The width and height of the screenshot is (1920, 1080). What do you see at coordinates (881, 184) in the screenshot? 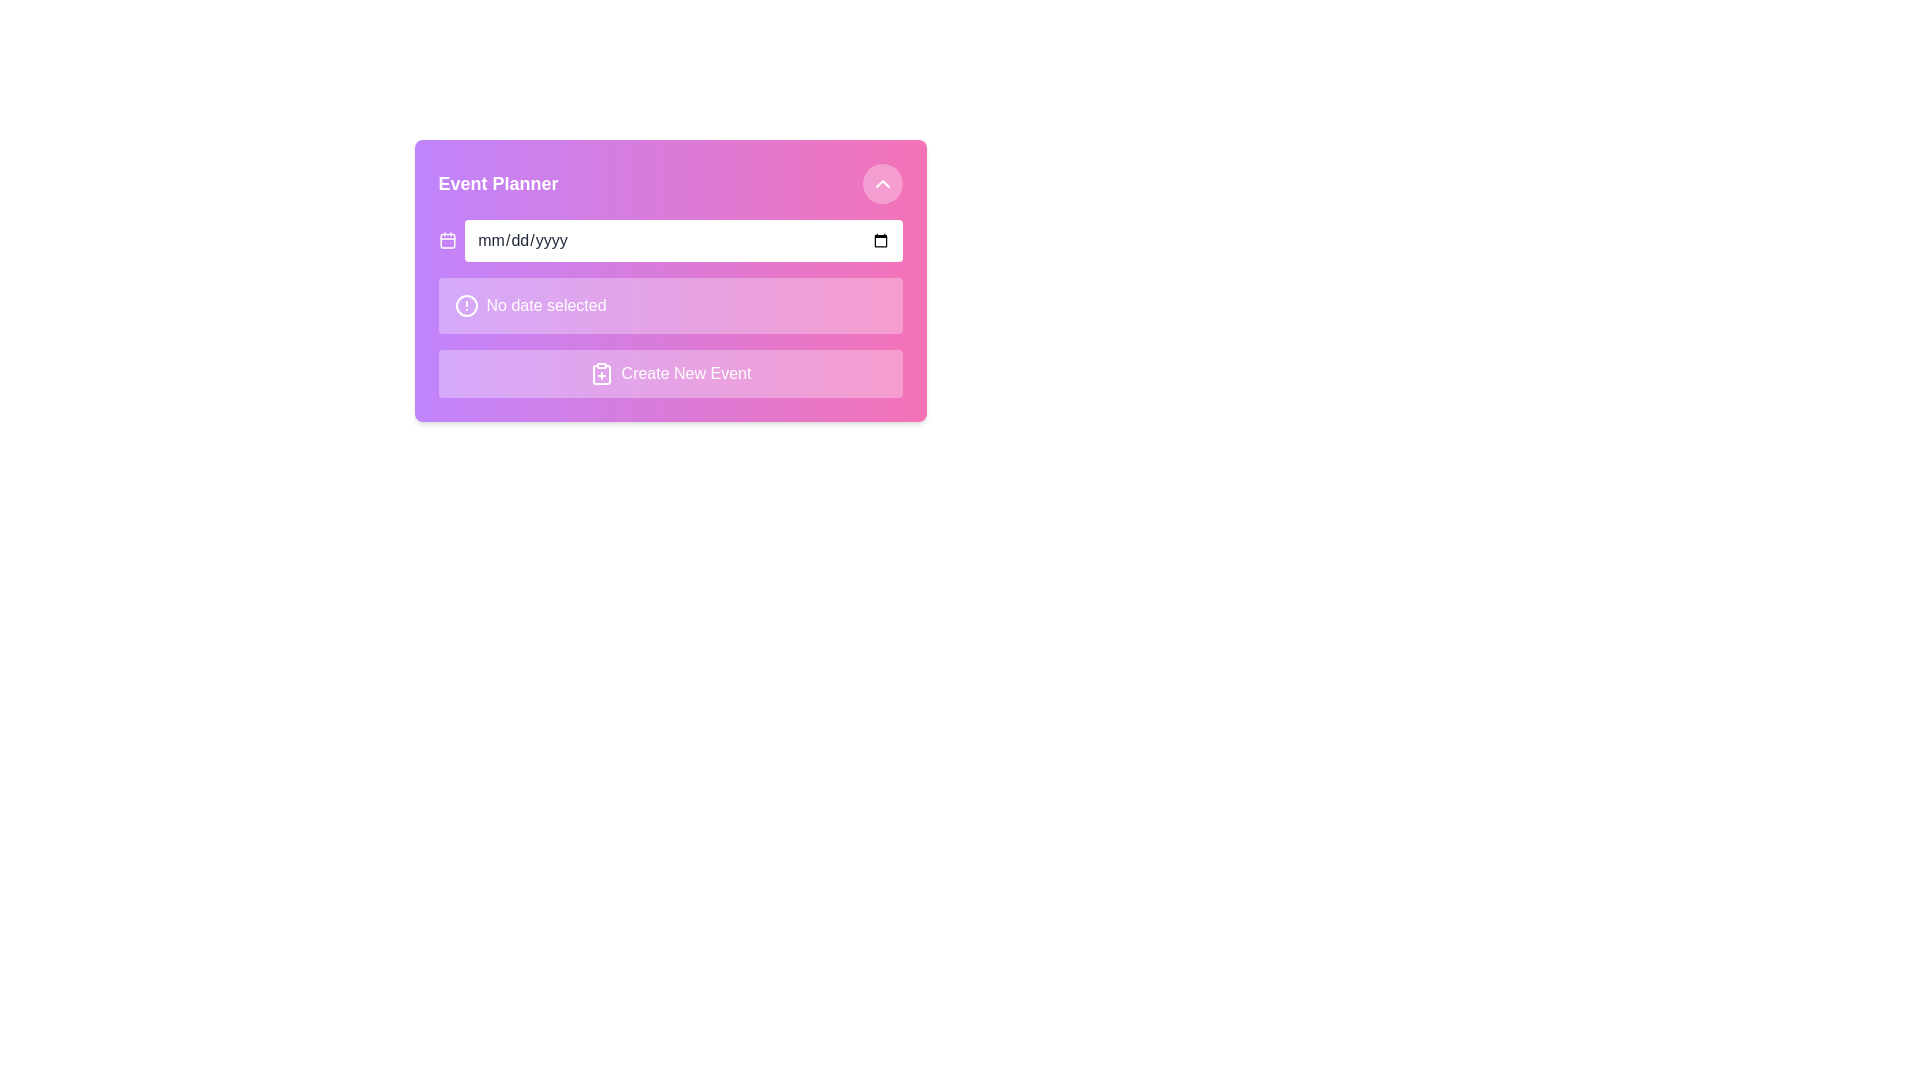
I see `the chevron icon located in the circular button at the top right corner of the 'Event Planner' panel` at bounding box center [881, 184].